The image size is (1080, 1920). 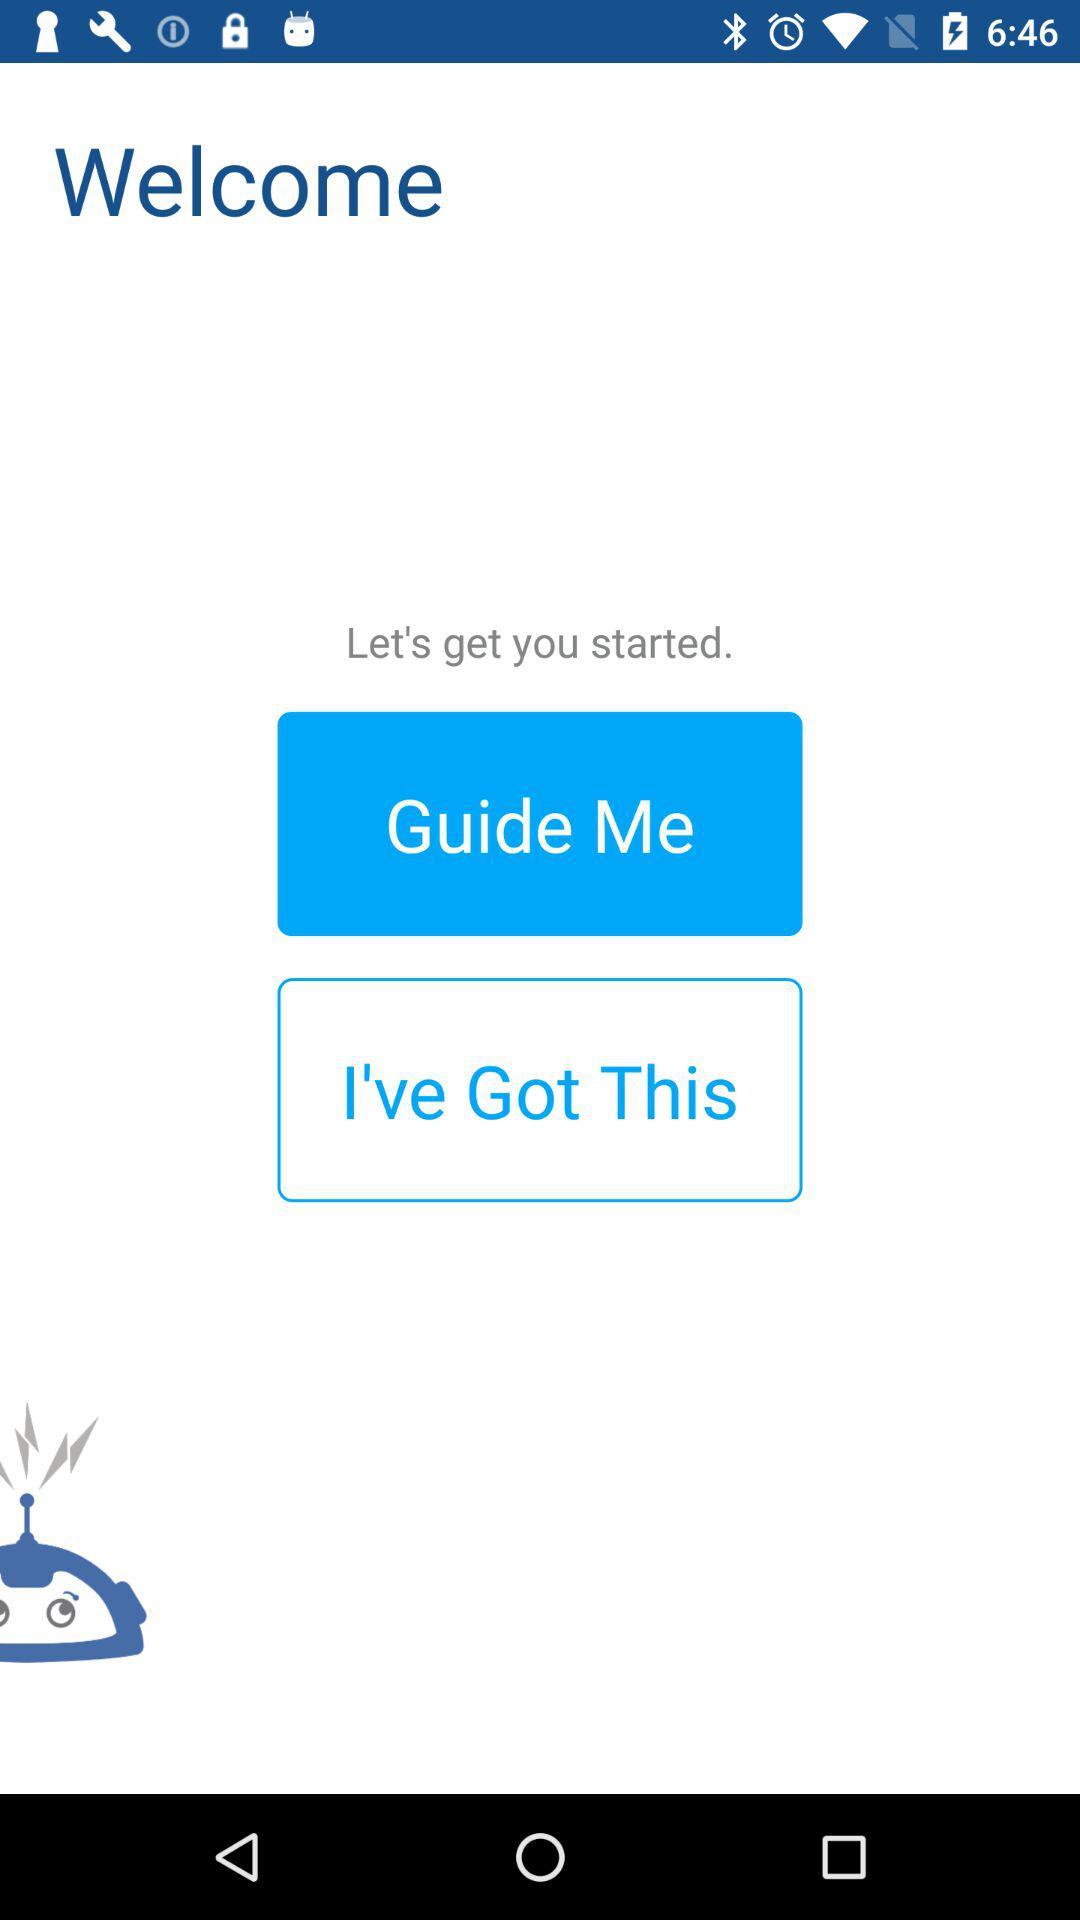 What do you see at coordinates (540, 823) in the screenshot?
I see `the app below let s get item` at bounding box center [540, 823].